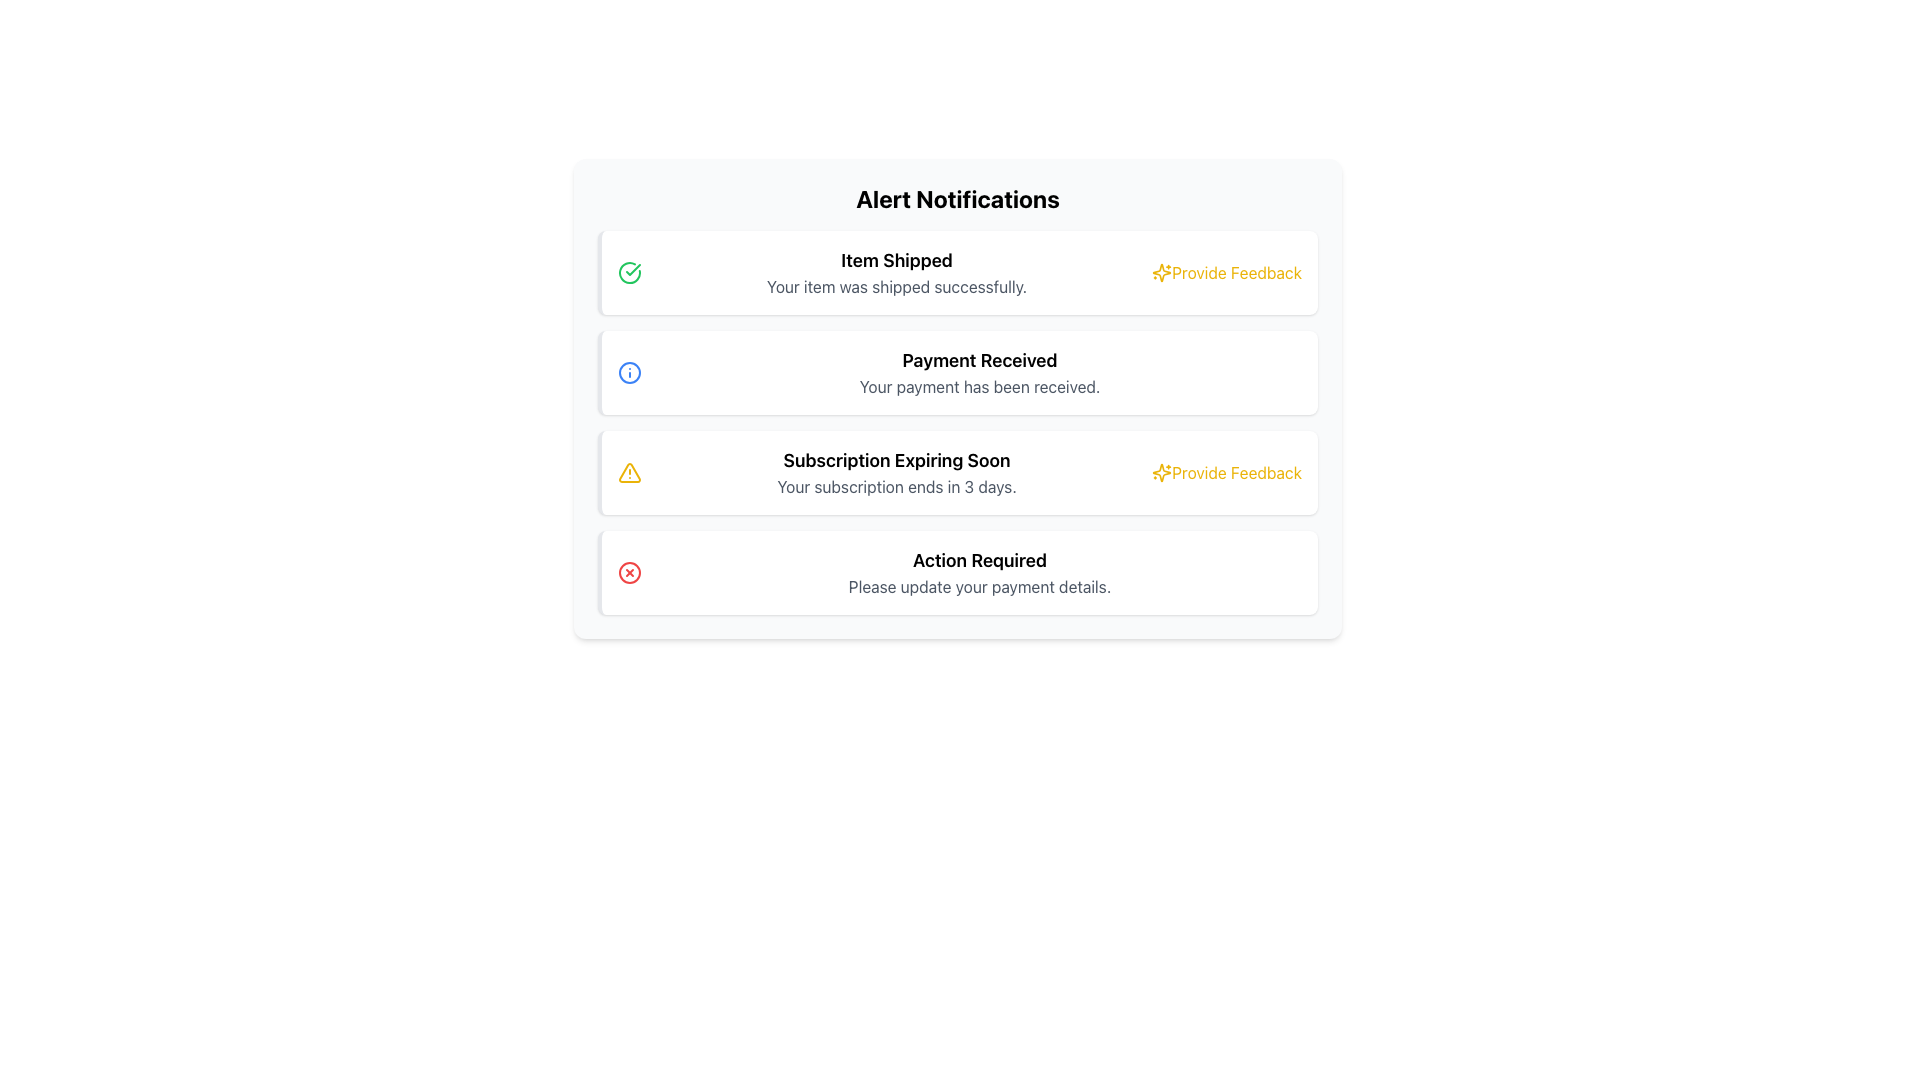 The width and height of the screenshot is (1920, 1080). What do you see at coordinates (896, 473) in the screenshot?
I see `any related links or buttons that are located near the 'Subscription Expiring Soon' notification, which is the third notification in the list of alerts` at bounding box center [896, 473].